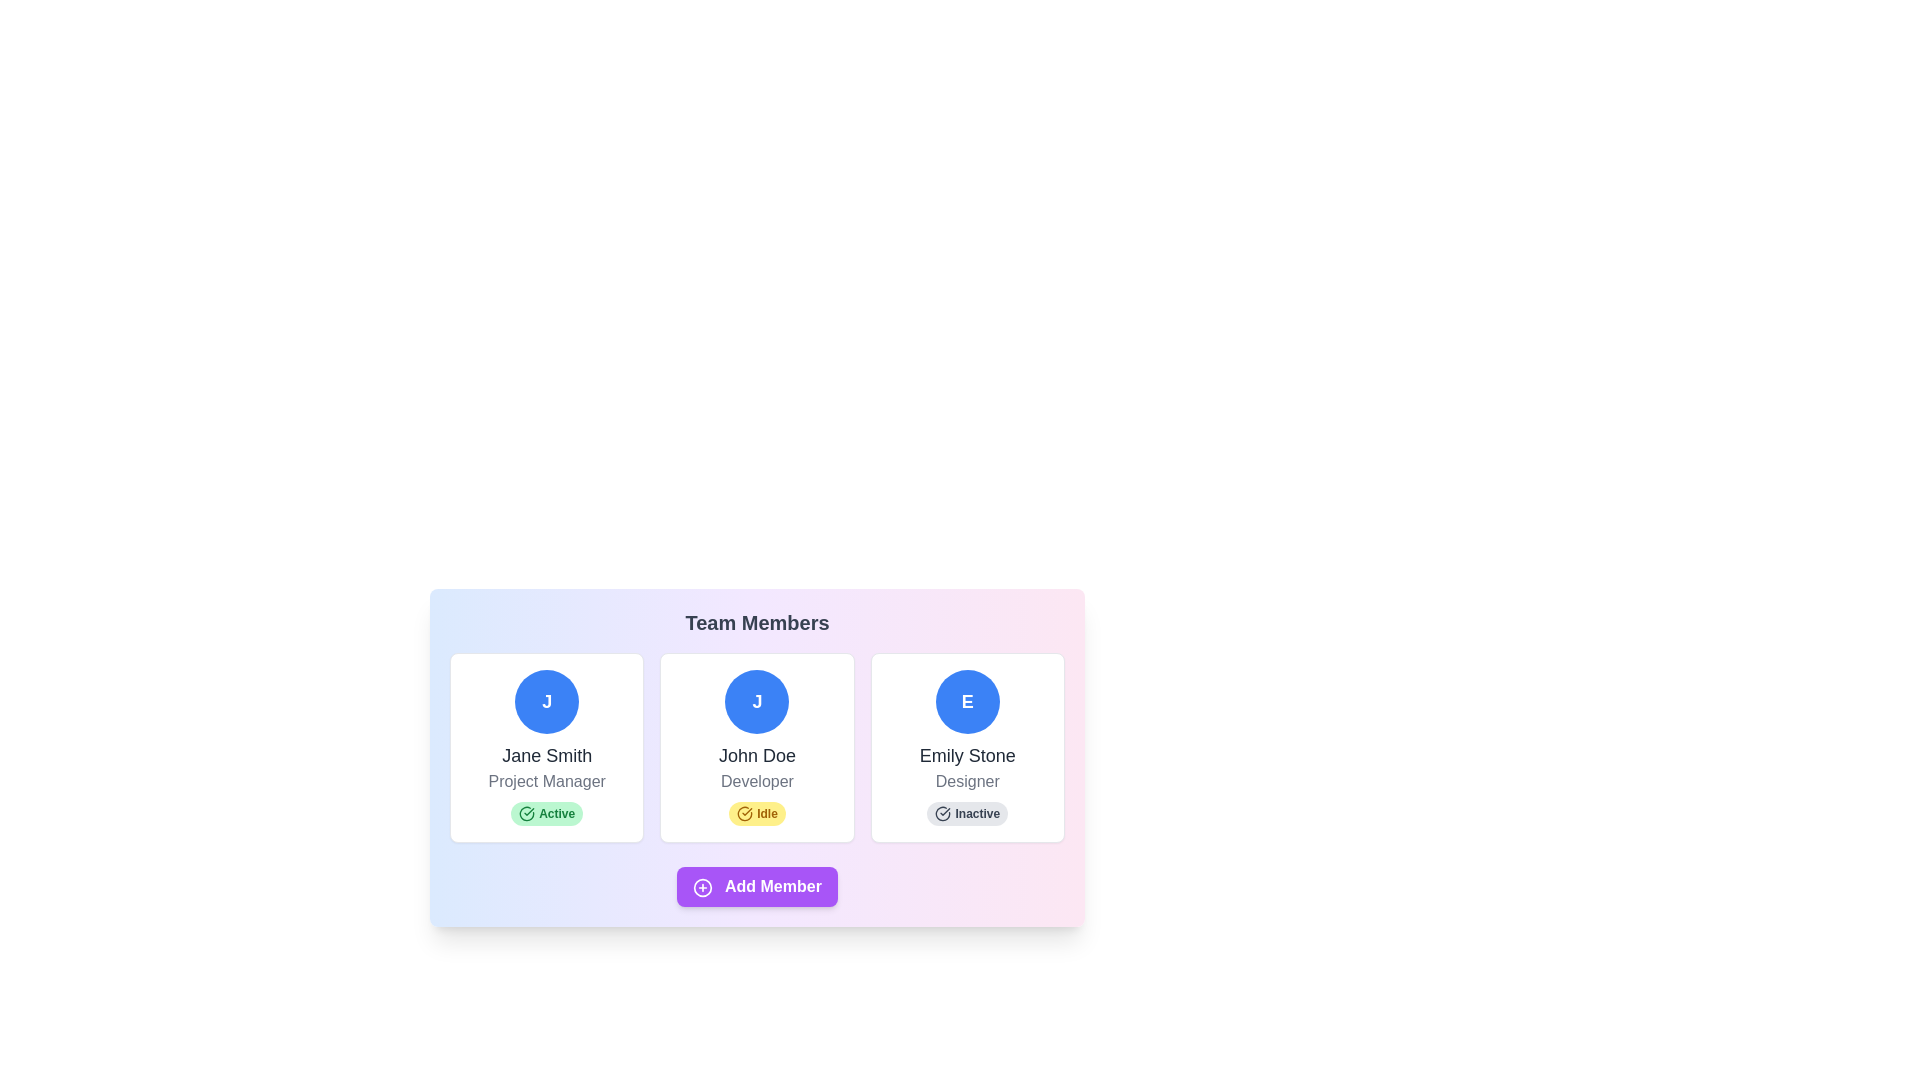  What do you see at coordinates (756, 886) in the screenshot?
I see `the 'Add Member' button, which is a rectangular button with a purple background and white text, located at the bottom center of the 'Team Members' panel` at bounding box center [756, 886].